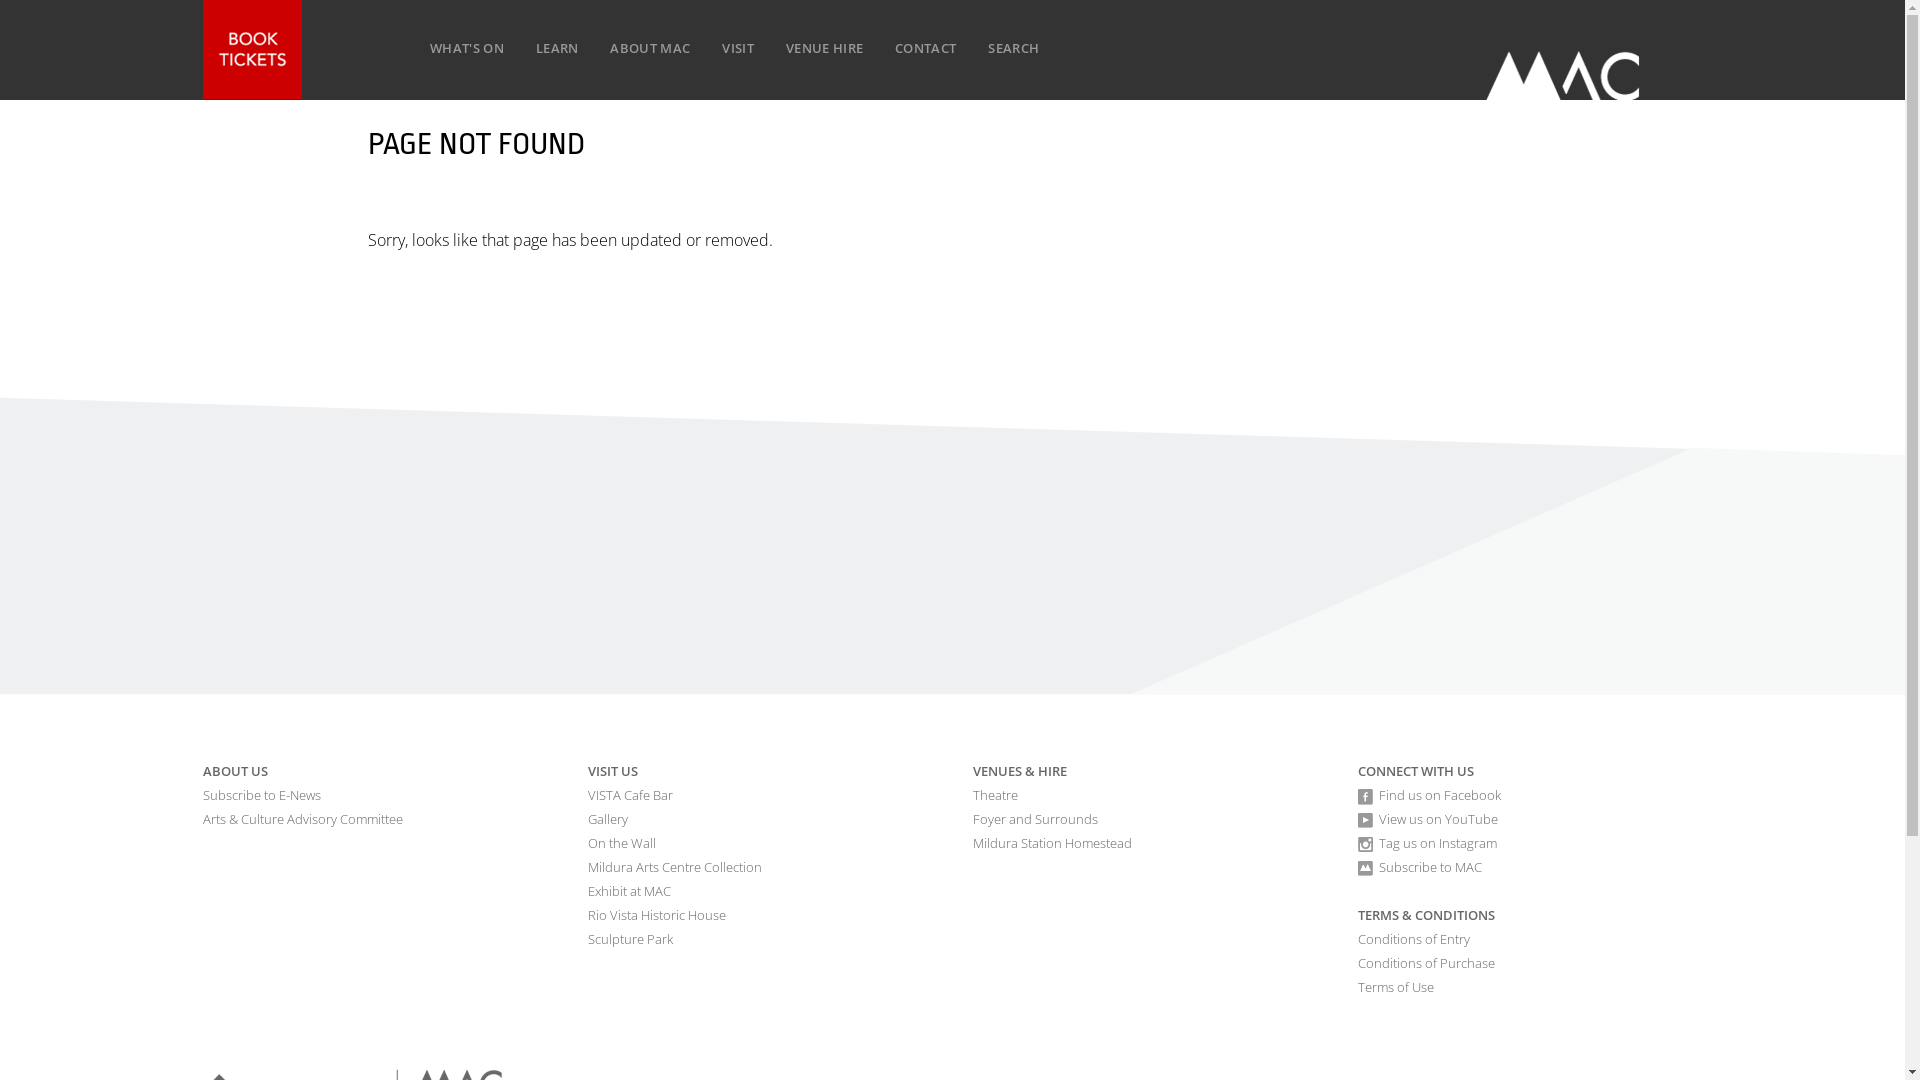  What do you see at coordinates (1018, 770) in the screenshot?
I see `'VENUES & HIRE'` at bounding box center [1018, 770].